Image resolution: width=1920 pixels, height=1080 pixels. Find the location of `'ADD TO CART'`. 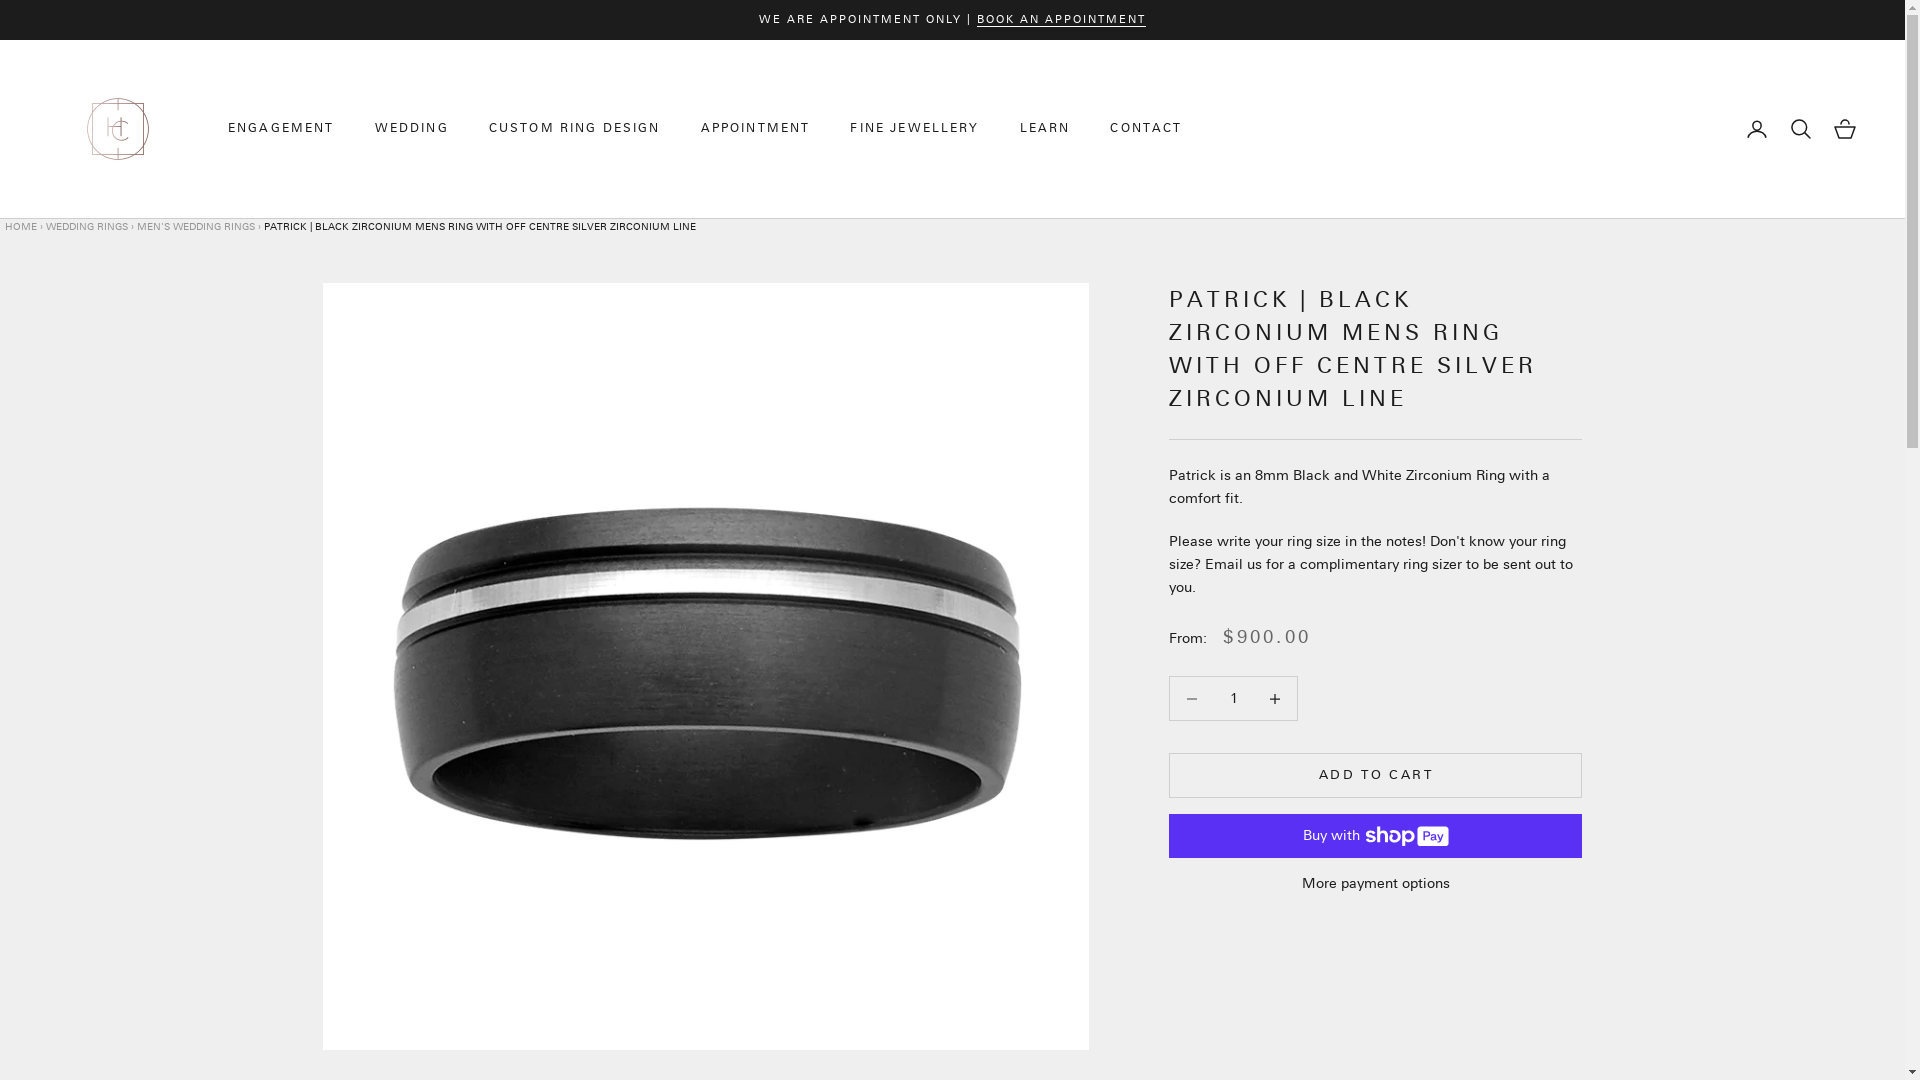

'ADD TO CART' is located at coordinates (1169, 774).